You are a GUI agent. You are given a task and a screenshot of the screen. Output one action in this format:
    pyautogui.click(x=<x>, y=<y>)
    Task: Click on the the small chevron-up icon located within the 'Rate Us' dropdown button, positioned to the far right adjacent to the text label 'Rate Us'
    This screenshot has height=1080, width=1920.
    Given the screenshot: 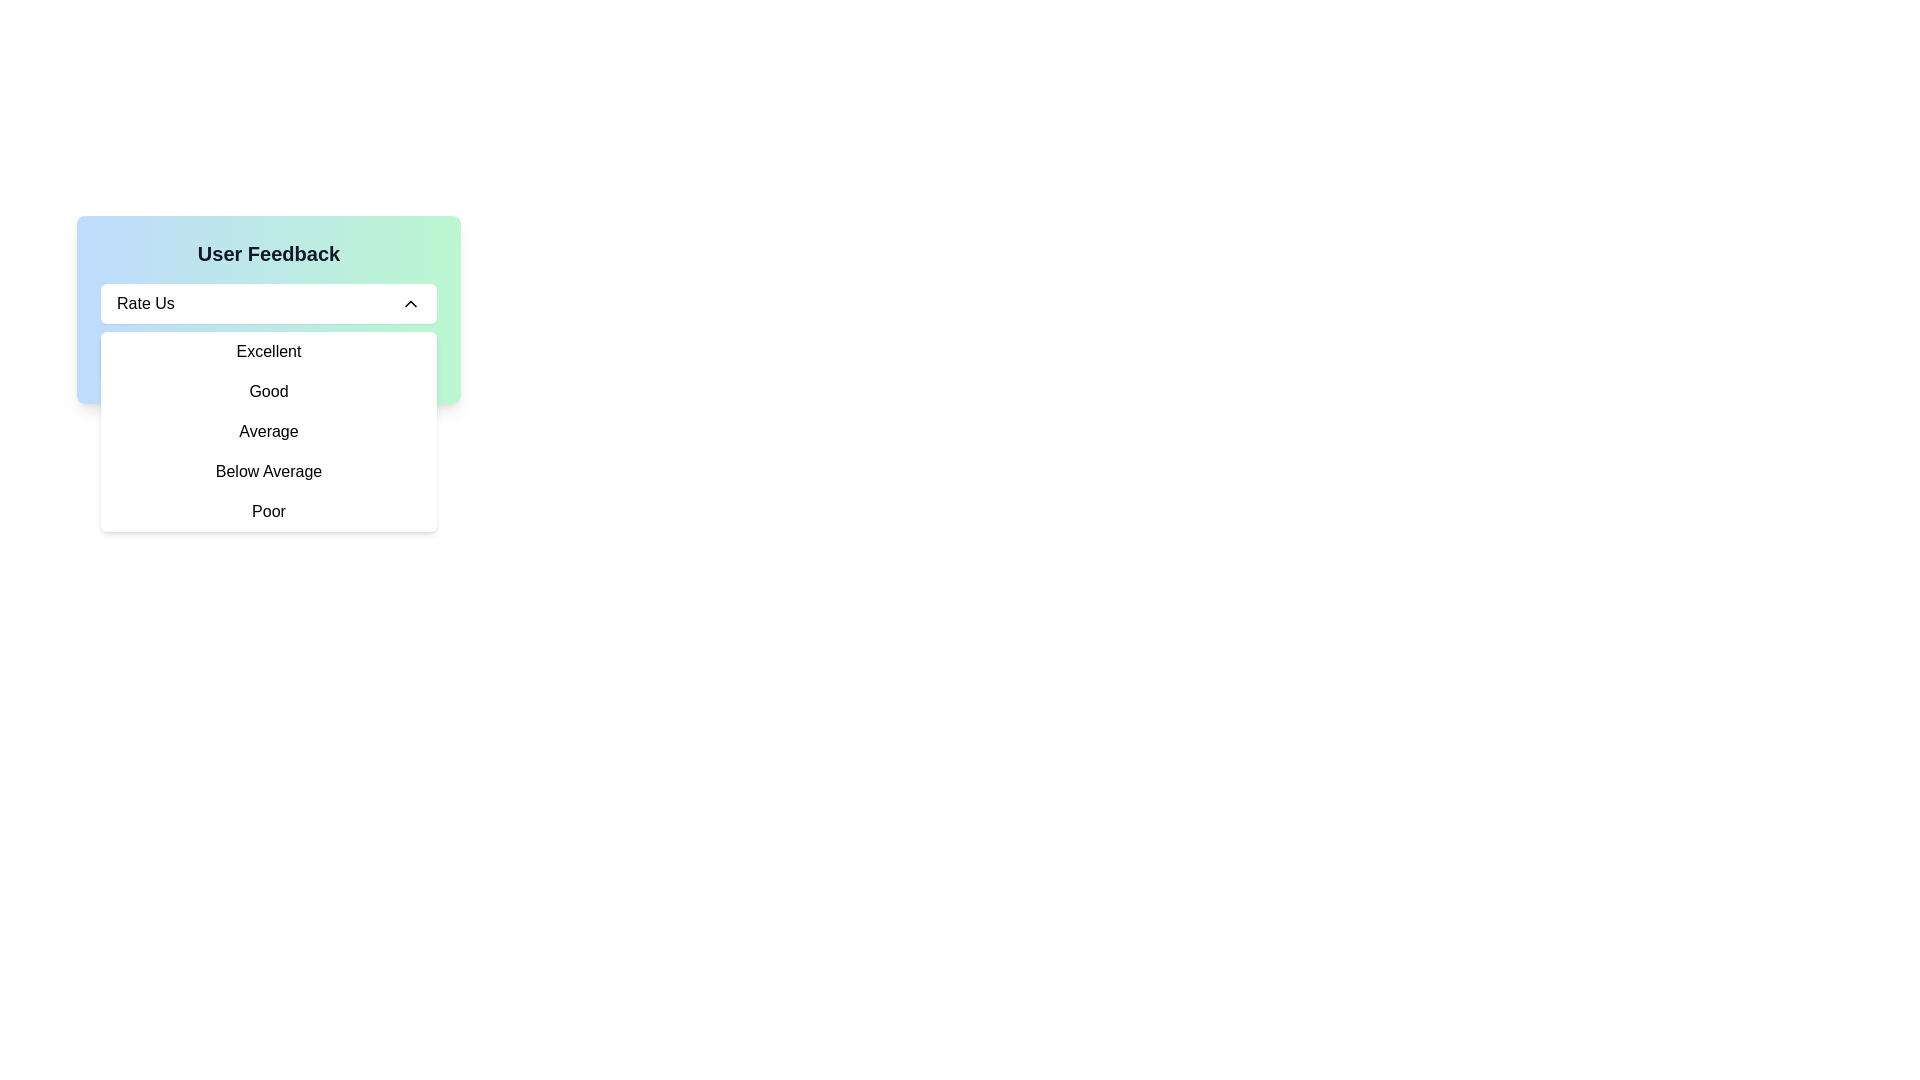 What is the action you would take?
    pyautogui.click(x=410, y=304)
    